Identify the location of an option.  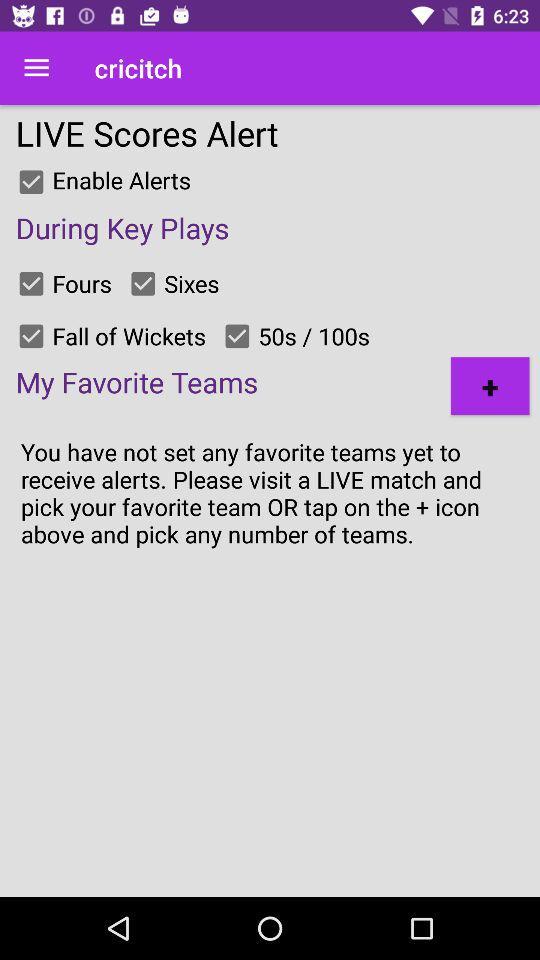
(142, 282).